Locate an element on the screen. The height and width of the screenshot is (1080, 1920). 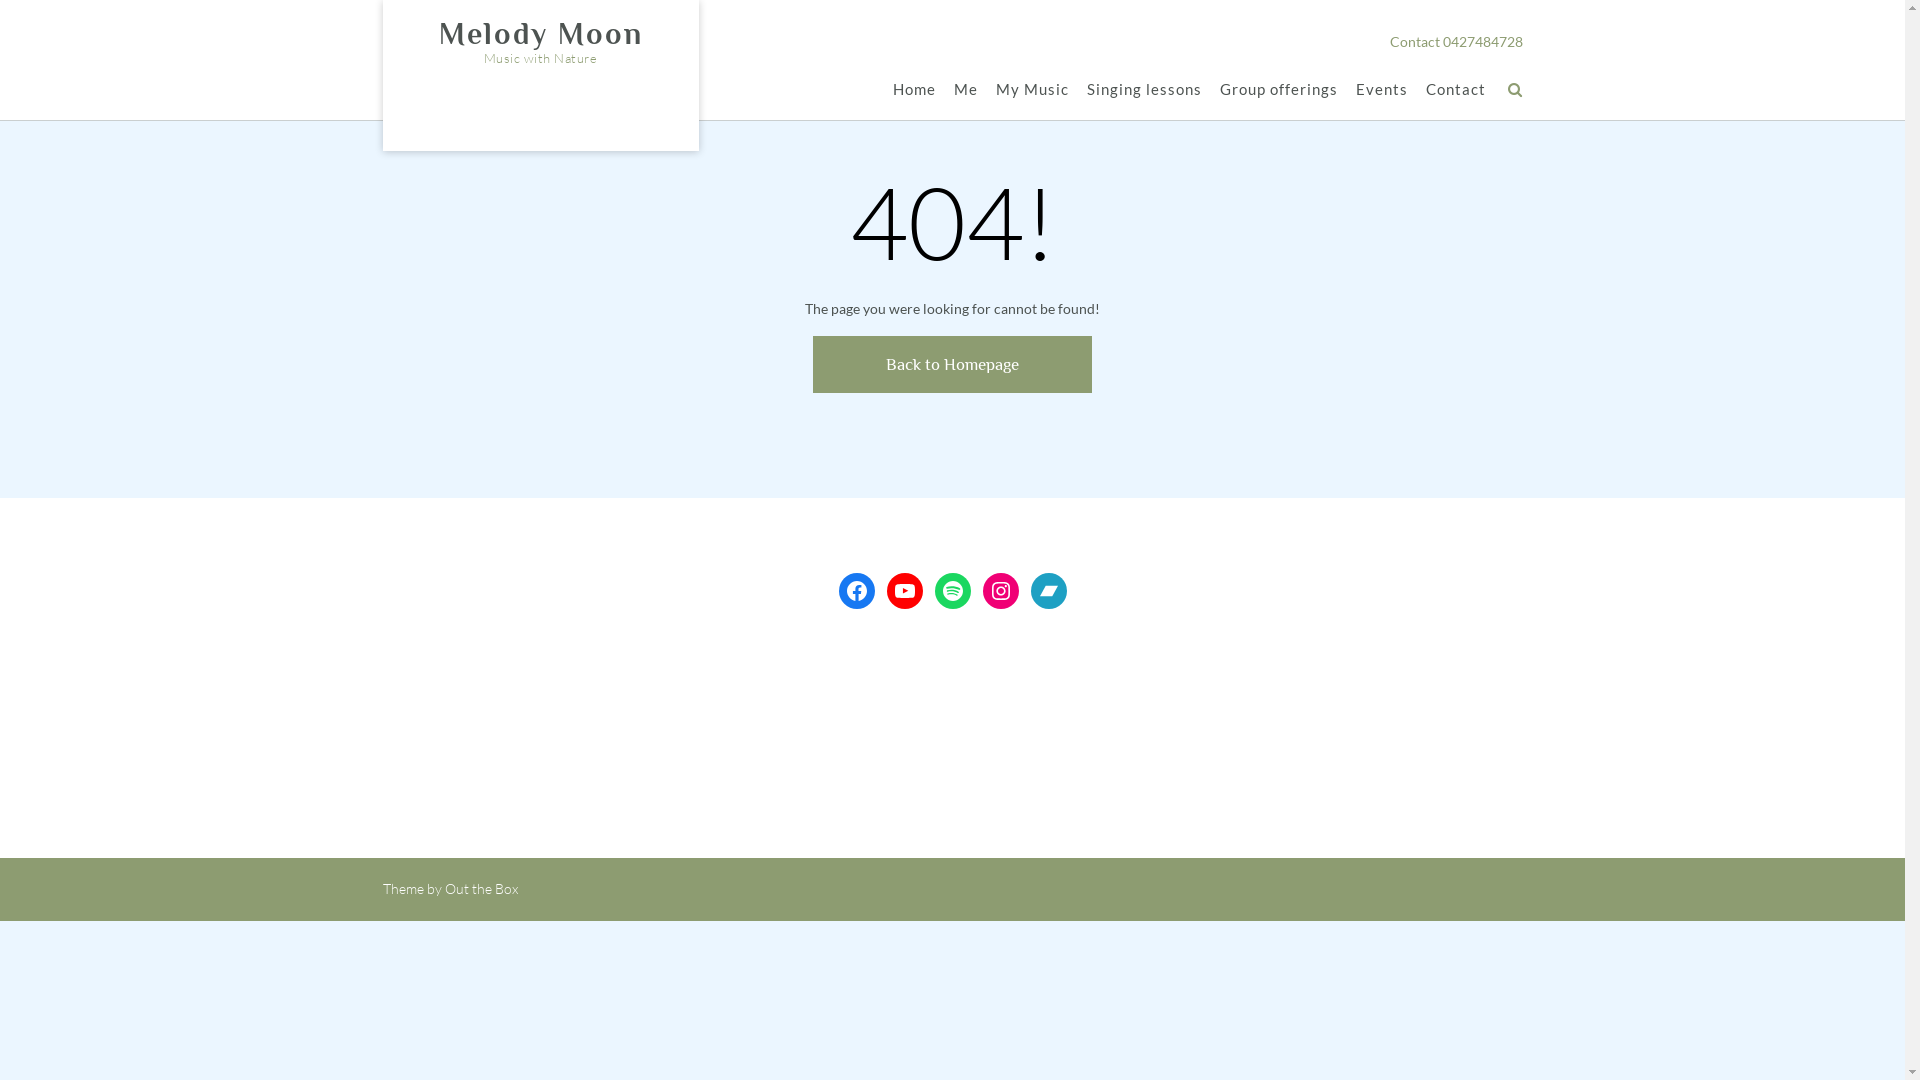
'Back to Homepage' is located at coordinates (812, 364).